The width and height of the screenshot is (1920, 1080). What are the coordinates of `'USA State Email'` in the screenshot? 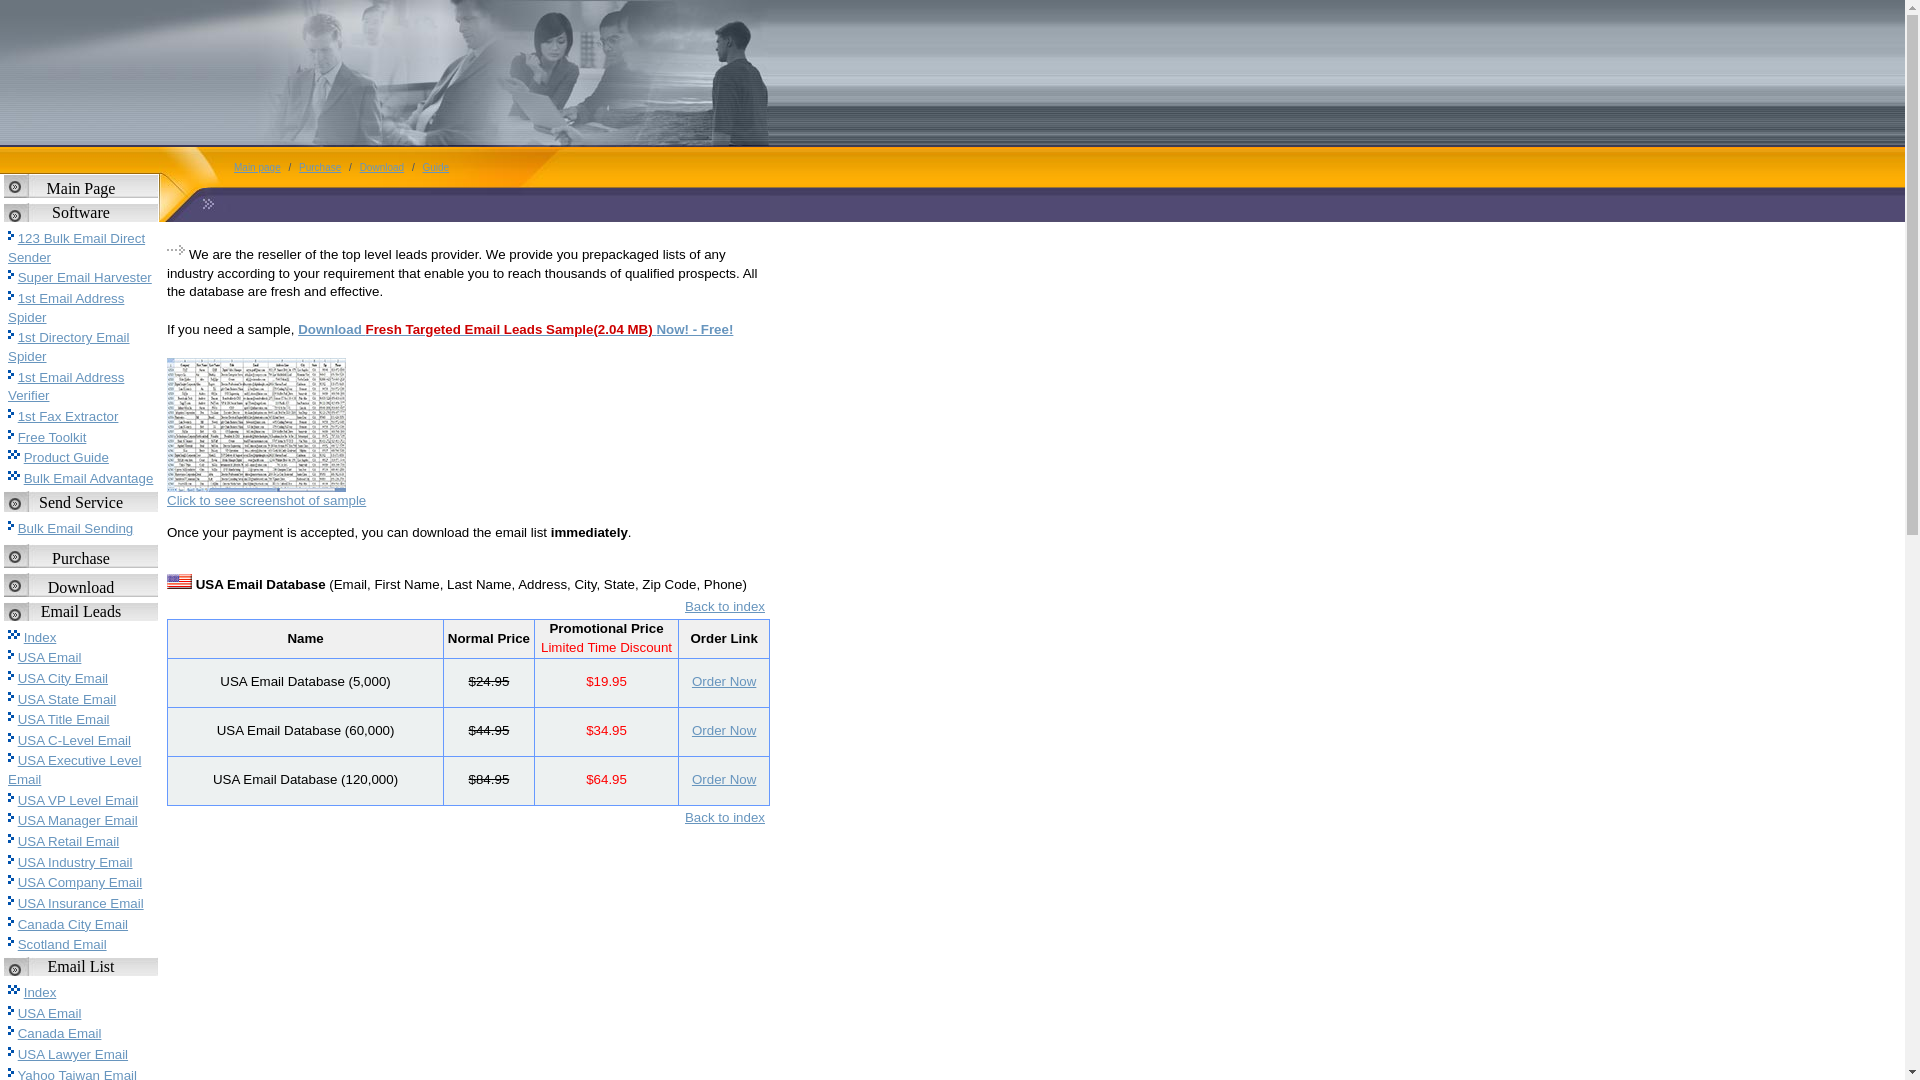 It's located at (18, 698).